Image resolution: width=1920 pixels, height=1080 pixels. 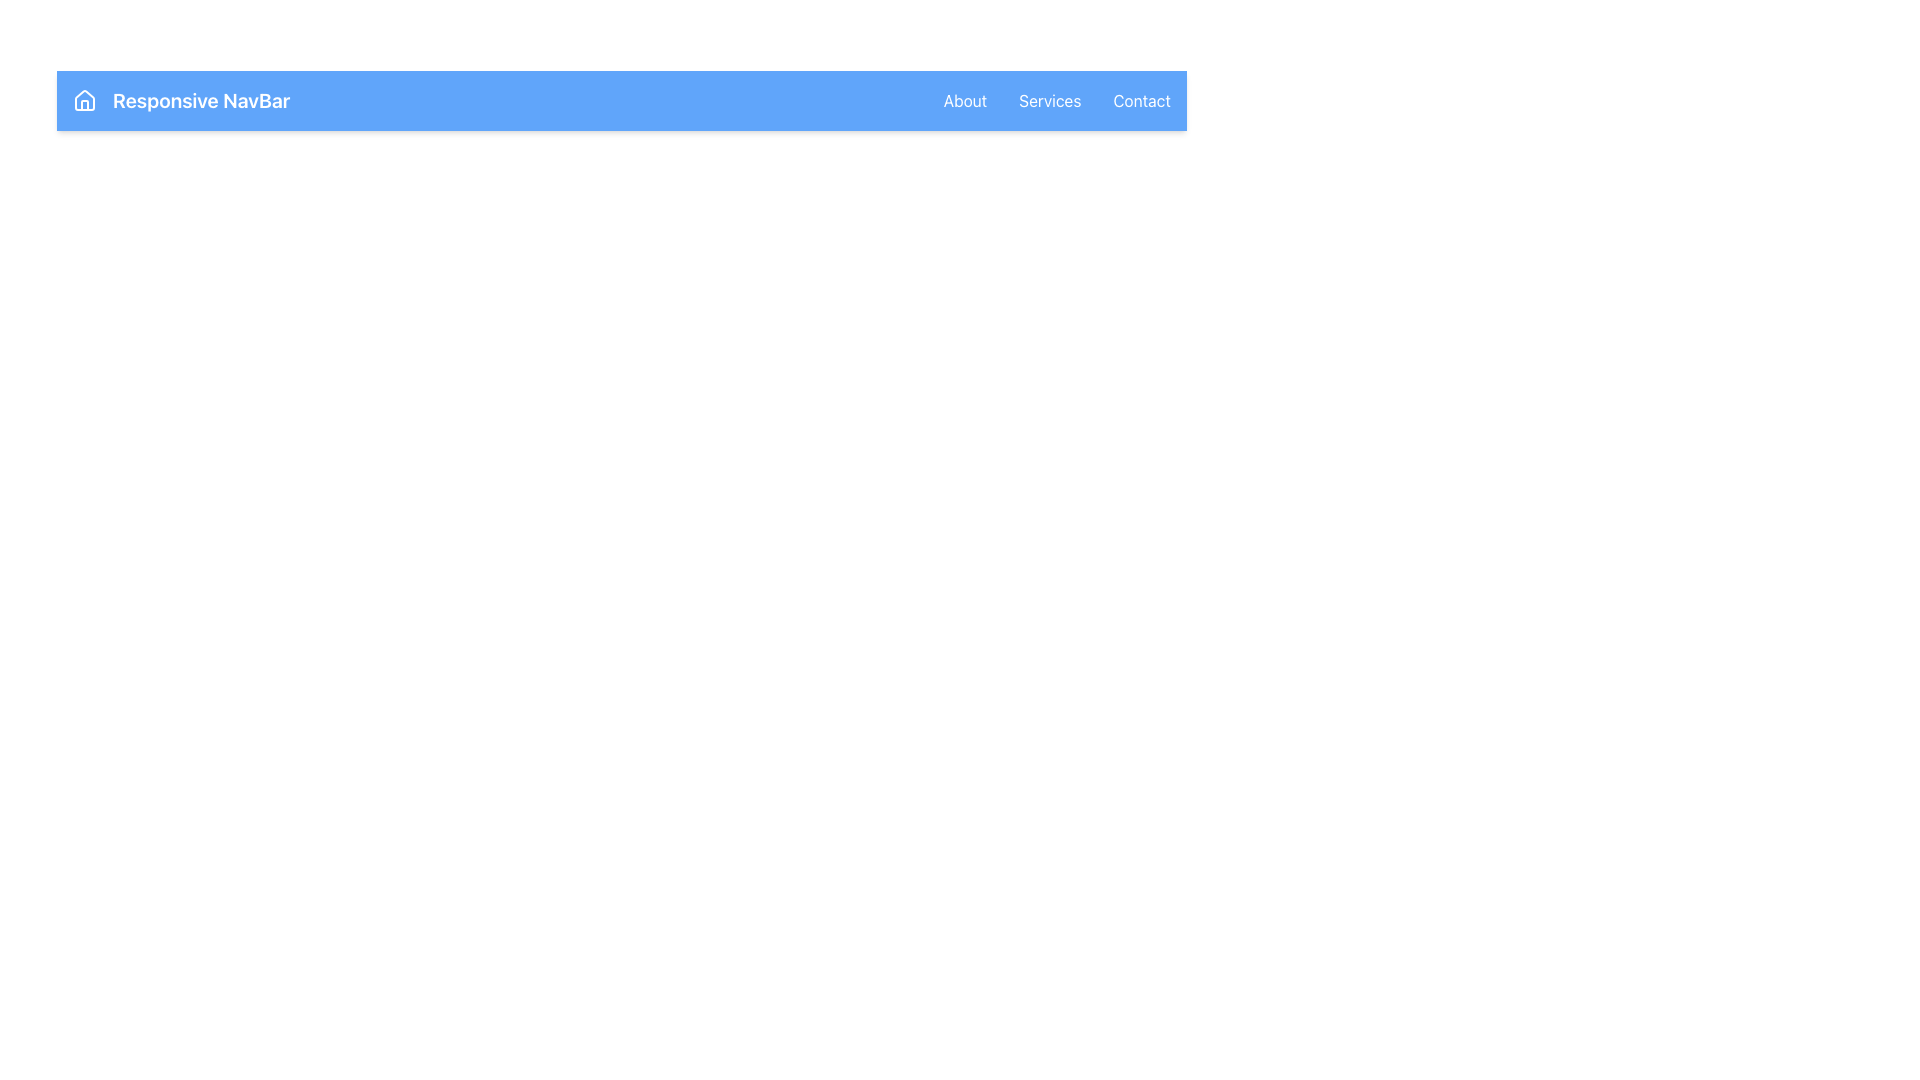 I want to click on the 'Contact' text label in the top navigation bar, which displays the word 'Contact' in white text against a blue background, so click(x=1142, y=100).